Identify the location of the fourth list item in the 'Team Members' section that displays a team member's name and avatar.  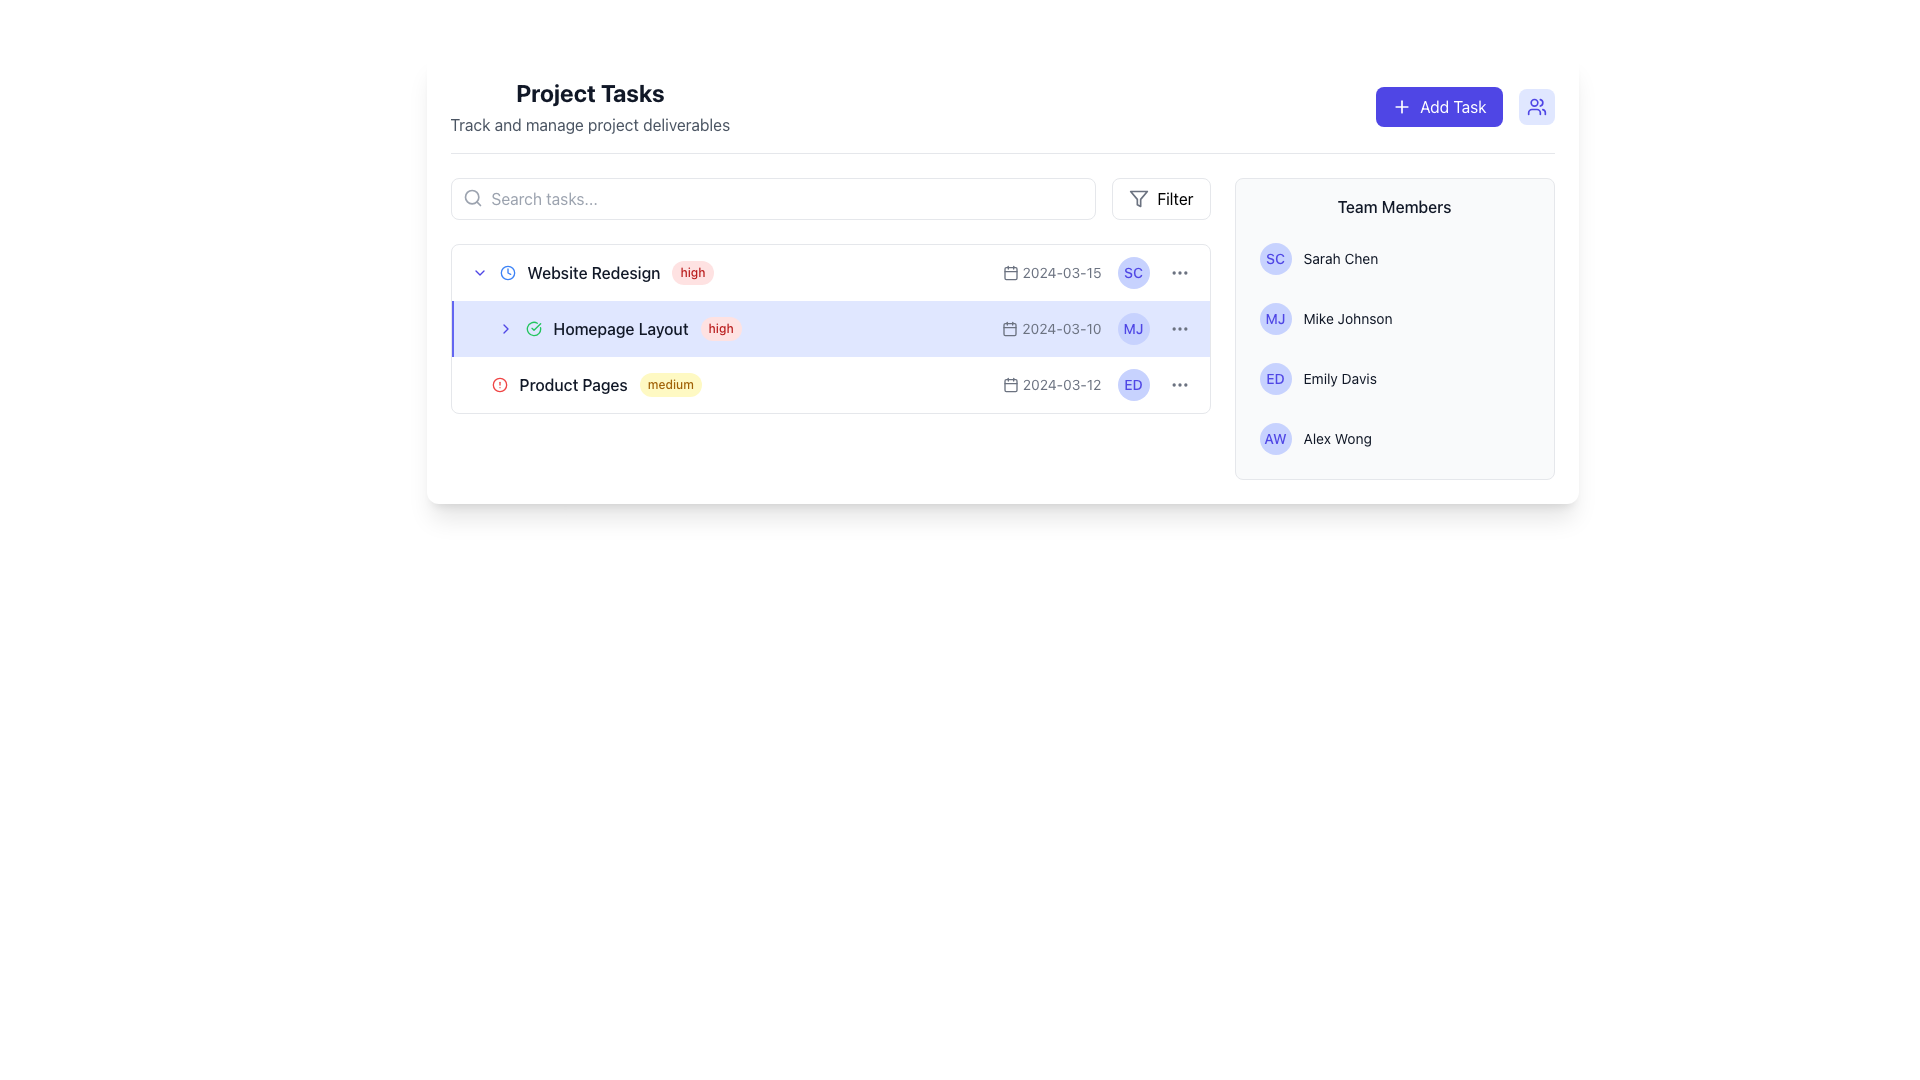
(1393, 438).